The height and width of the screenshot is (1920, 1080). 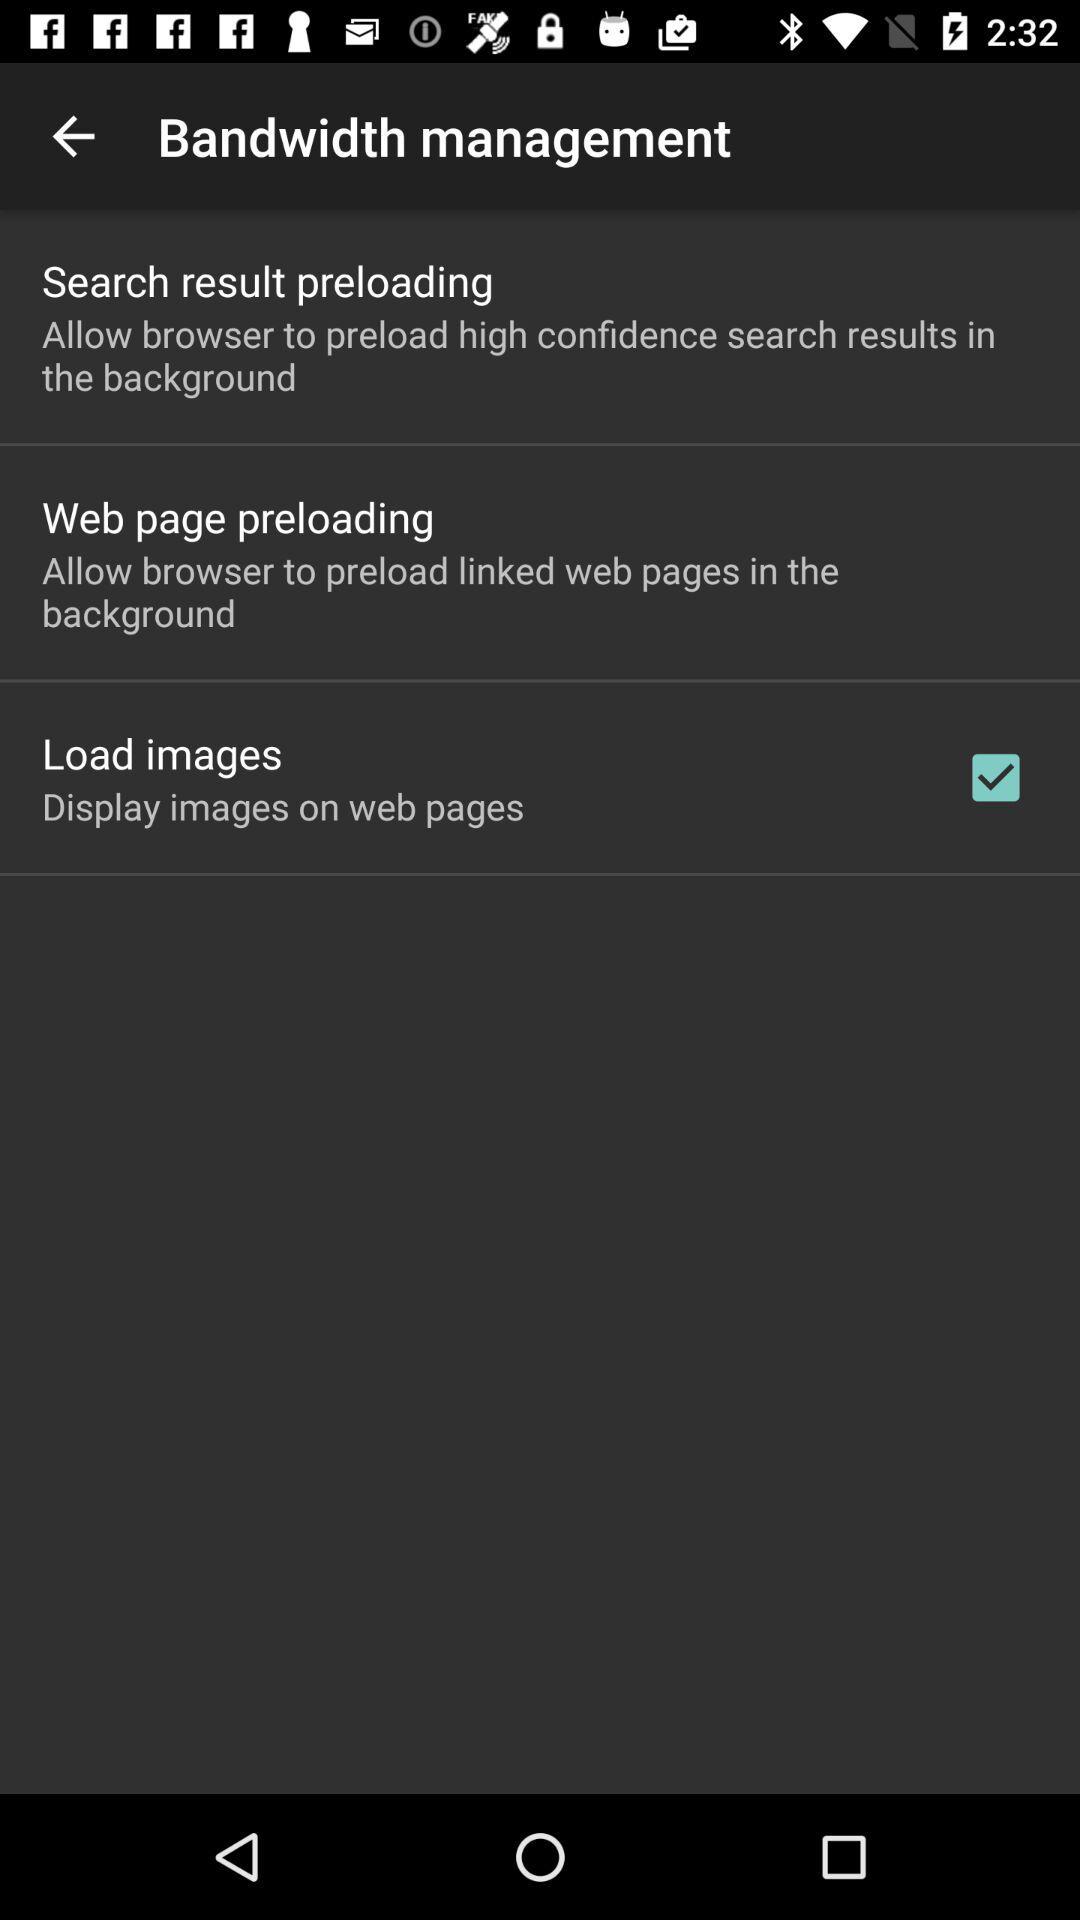 I want to click on web page preloading icon, so click(x=237, y=516).